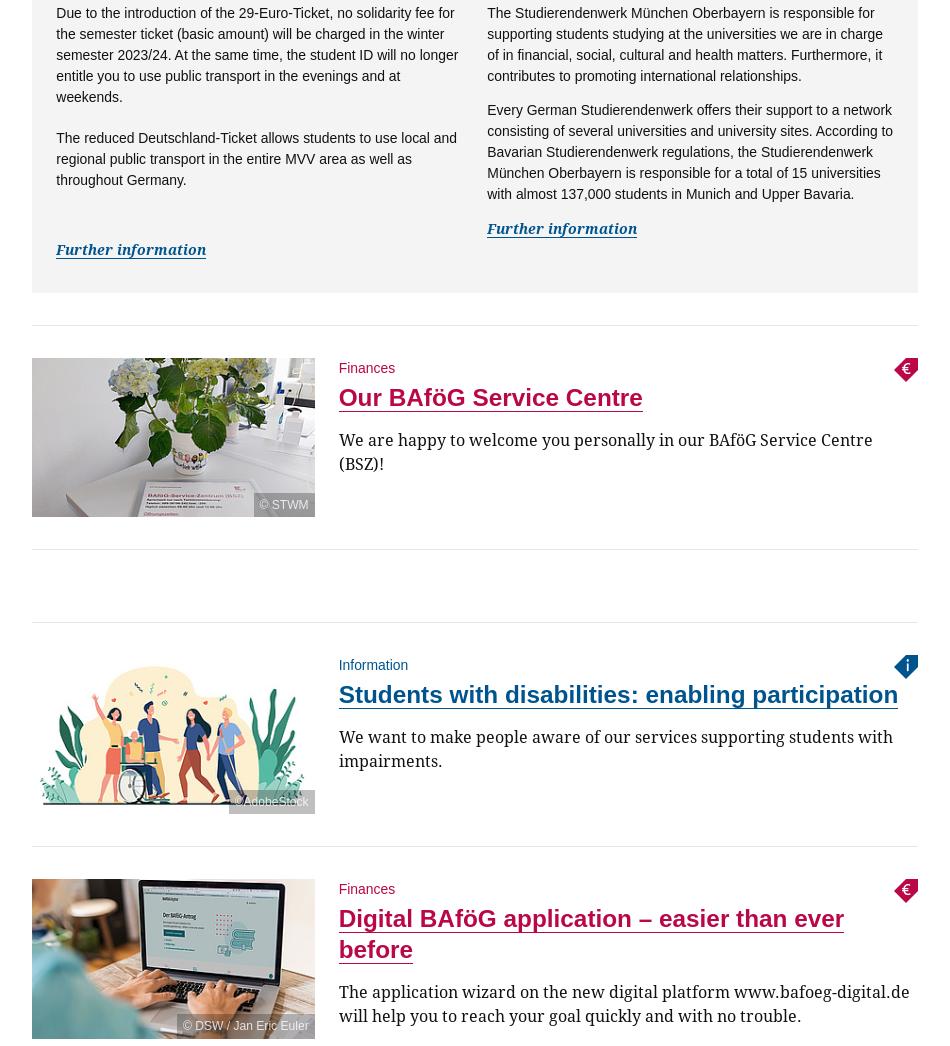  What do you see at coordinates (486, 43) in the screenshot?
I see `'The Studierendenwerk München Oberbayern is responsible for supporting students studying at the universities we are in charge of in financial, social, cultural and health matters. Furthermore, it contributes to promoting international relationships.'` at bounding box center [486, 43].